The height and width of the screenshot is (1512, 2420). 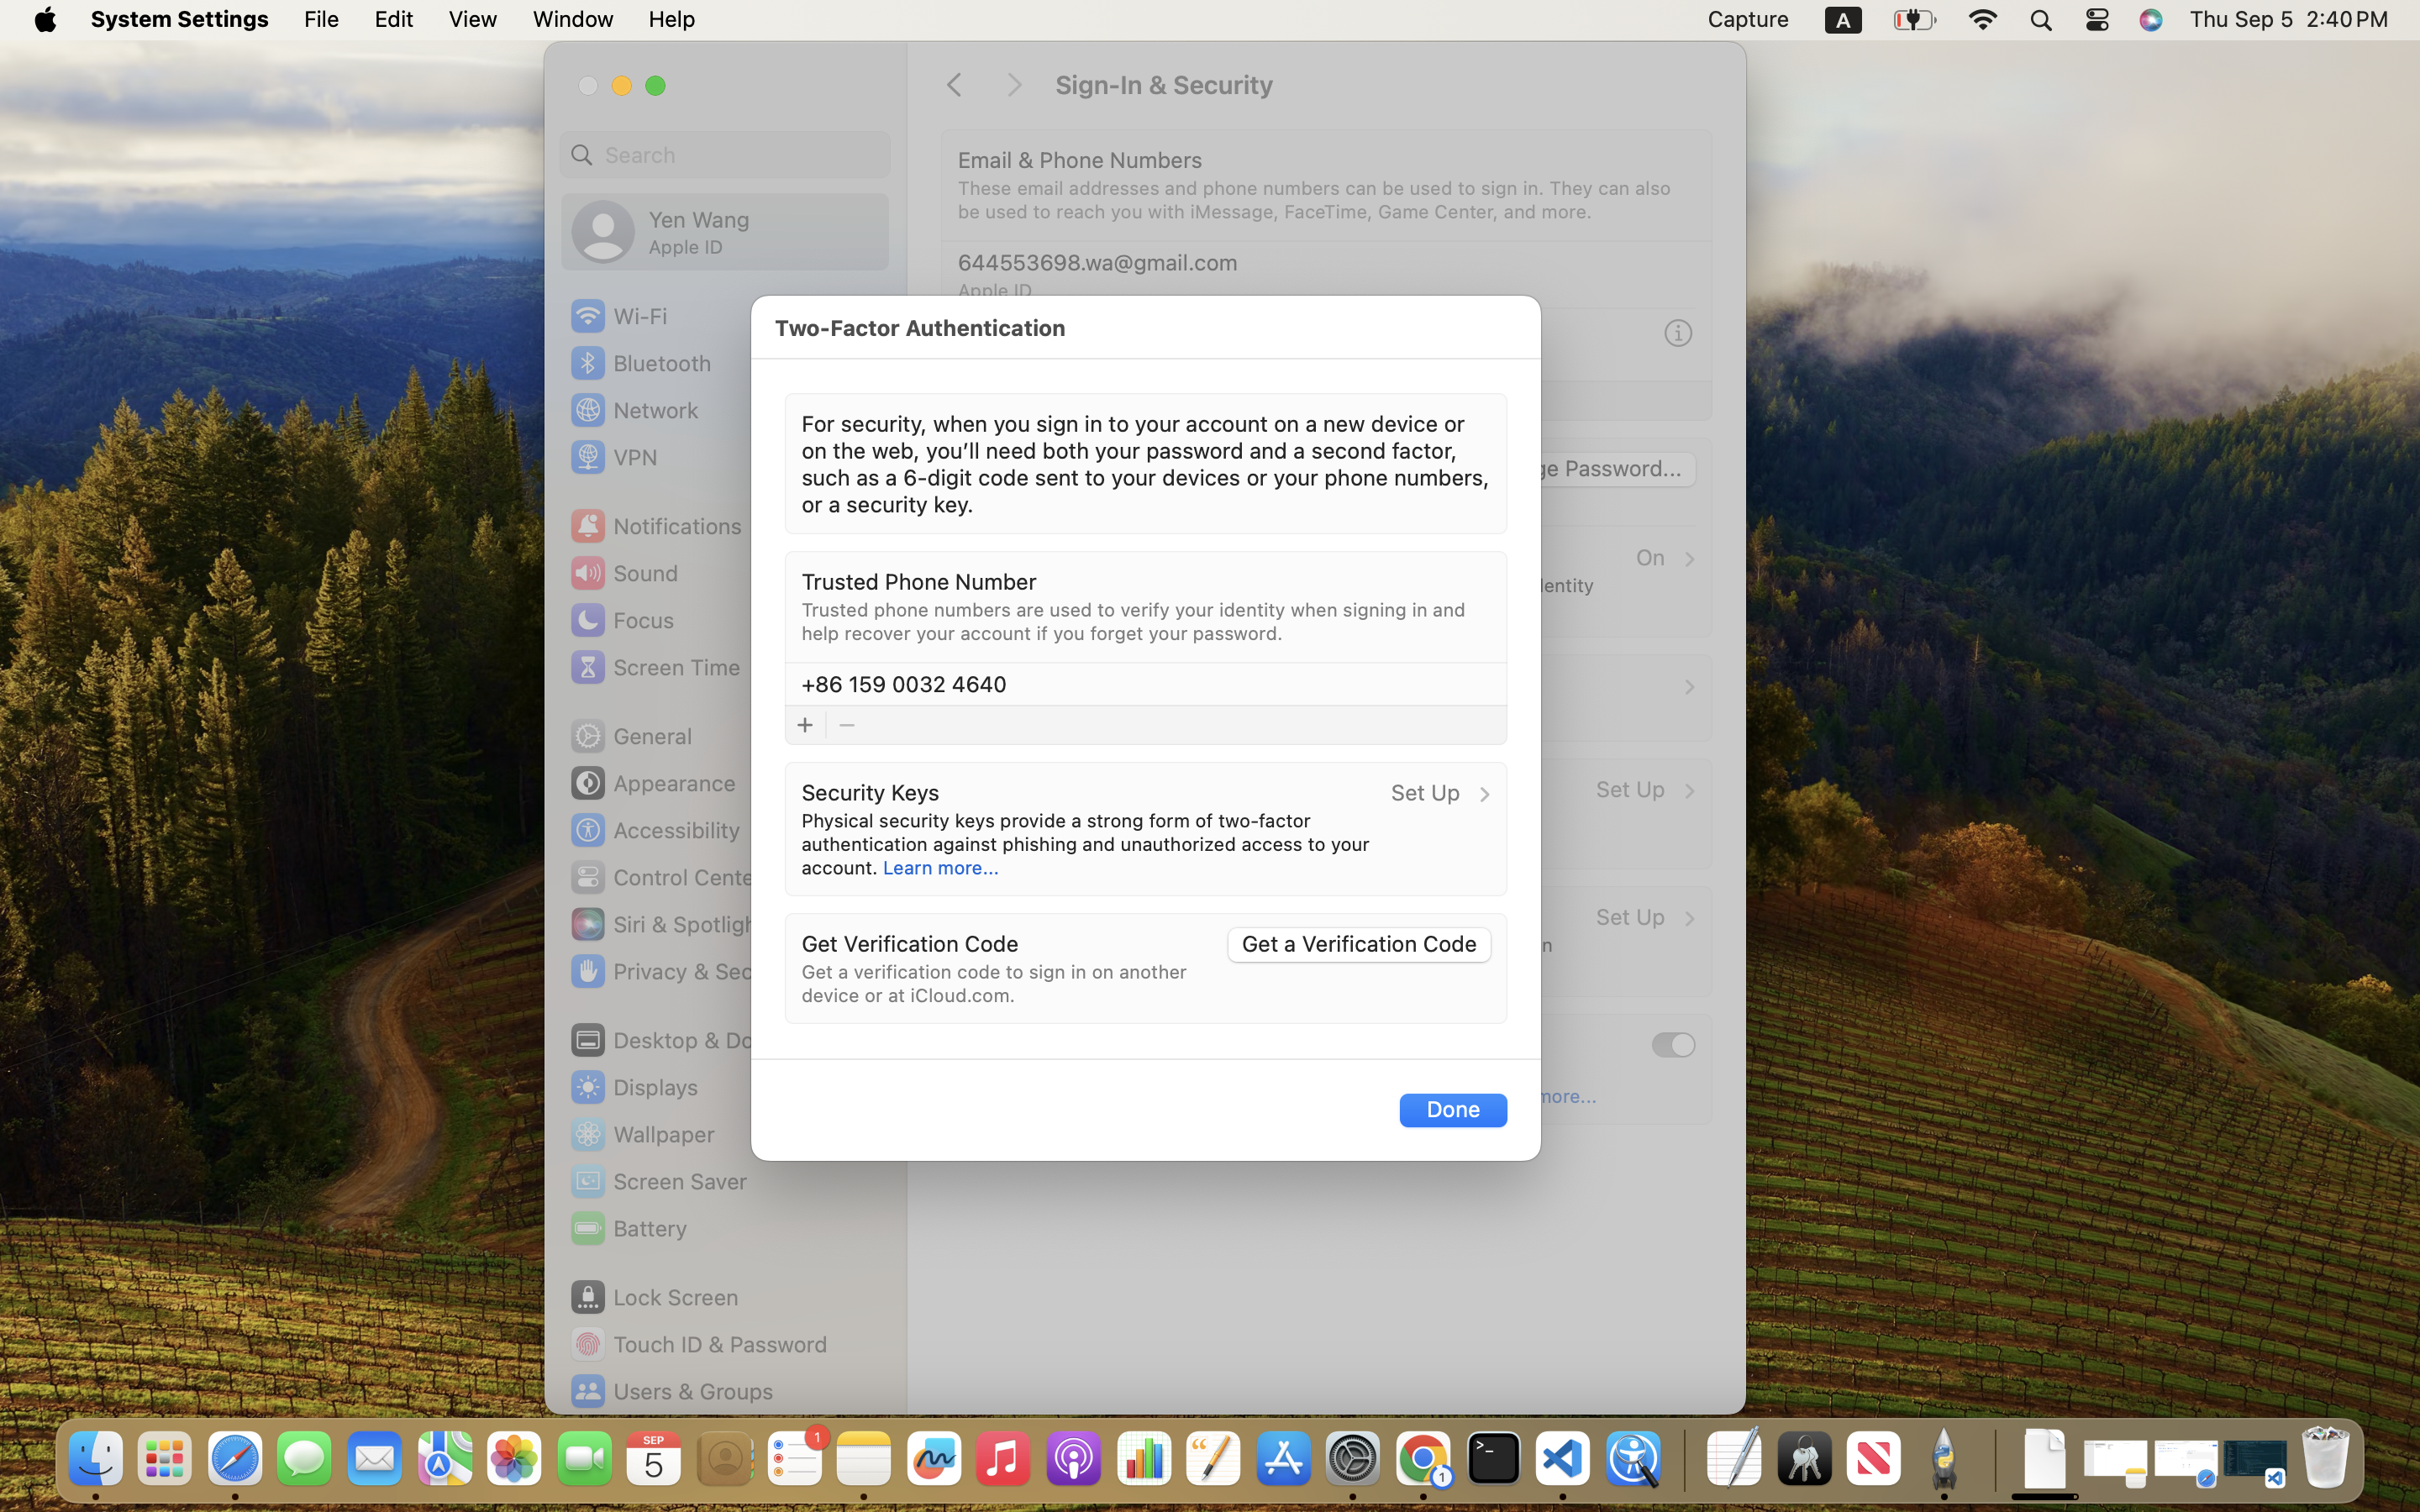 What do you see at coordinates (1681, 1459) in the screenshot?
I see `'0.4285714328289032'` at bounding box center [1681, 1459].